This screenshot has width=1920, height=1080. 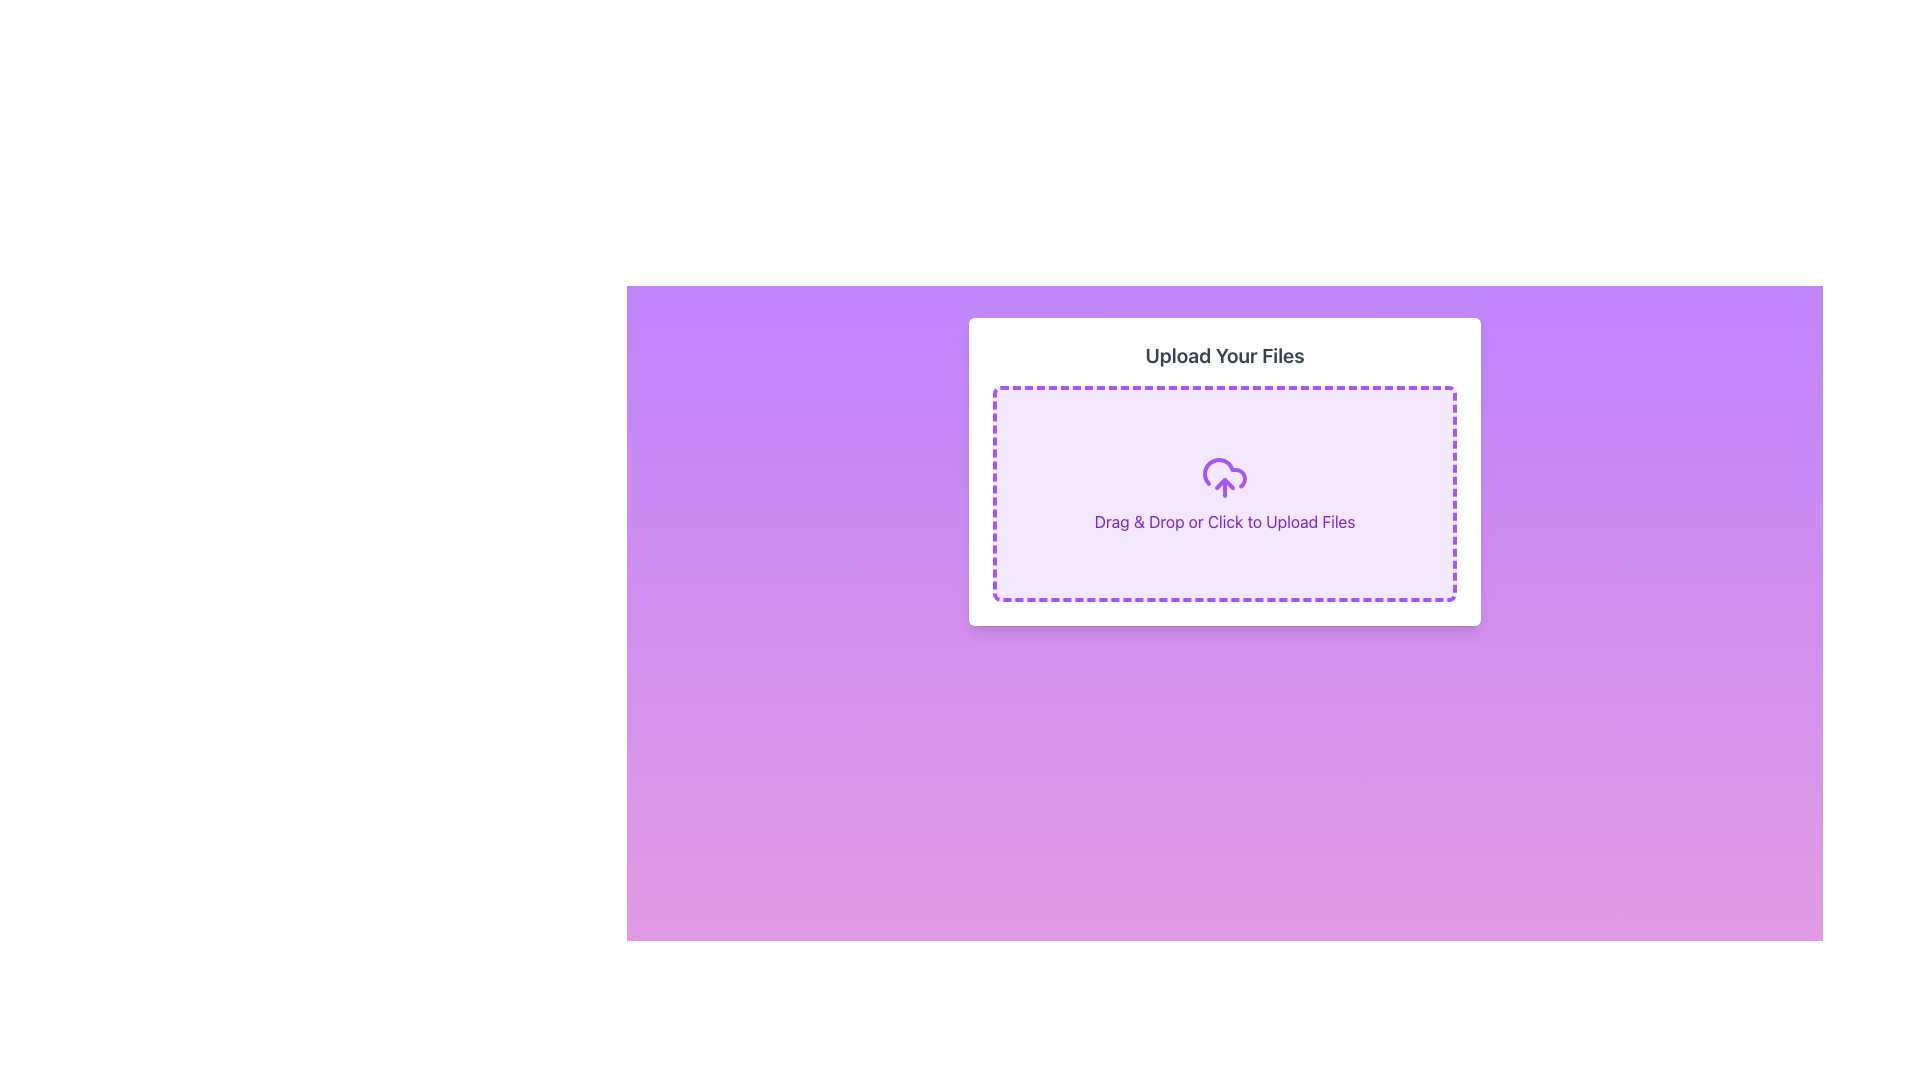 I want to click on the file upload icon located at the center of the 'Drag & Drop or Click to Upload Files' box with a dashed border and purple background, so click(x=1223, y=478).